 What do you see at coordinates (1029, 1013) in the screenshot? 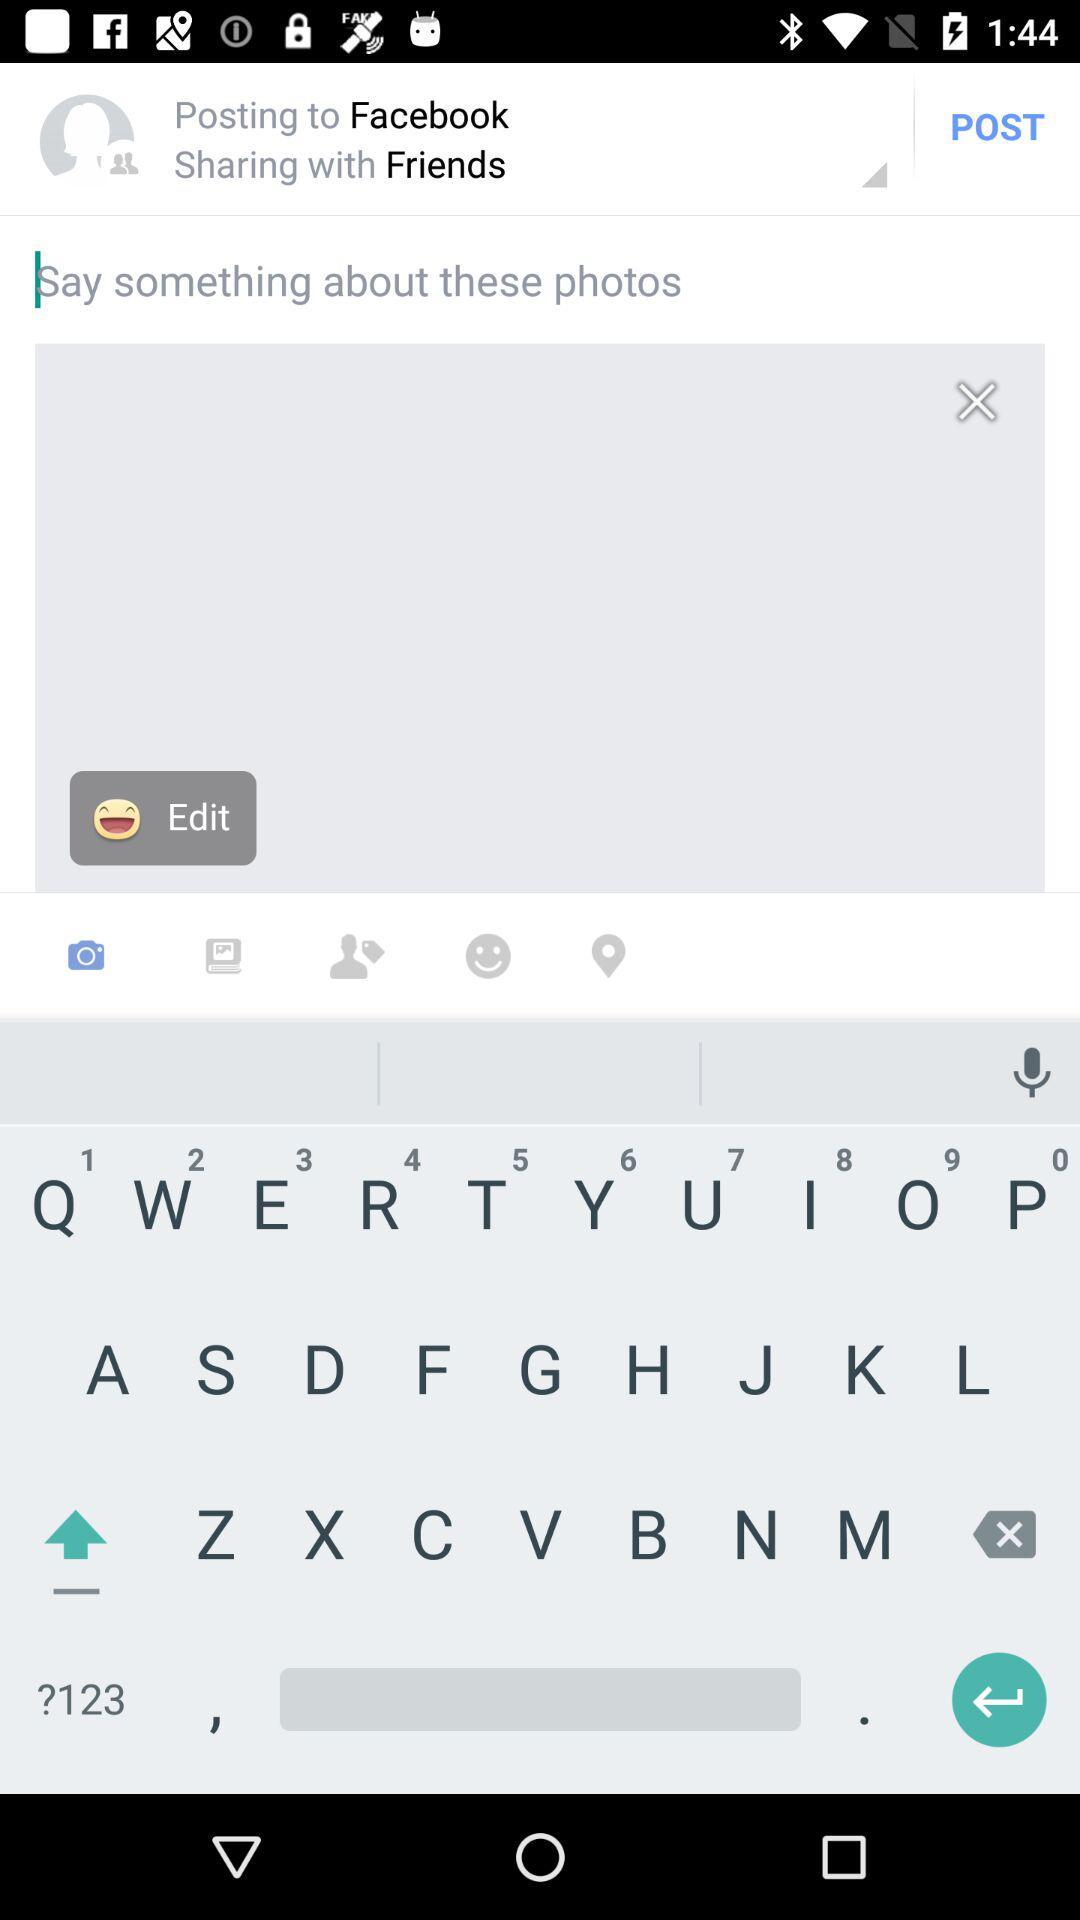
I see `the audio icon` at bounding box center [1029, 1013].